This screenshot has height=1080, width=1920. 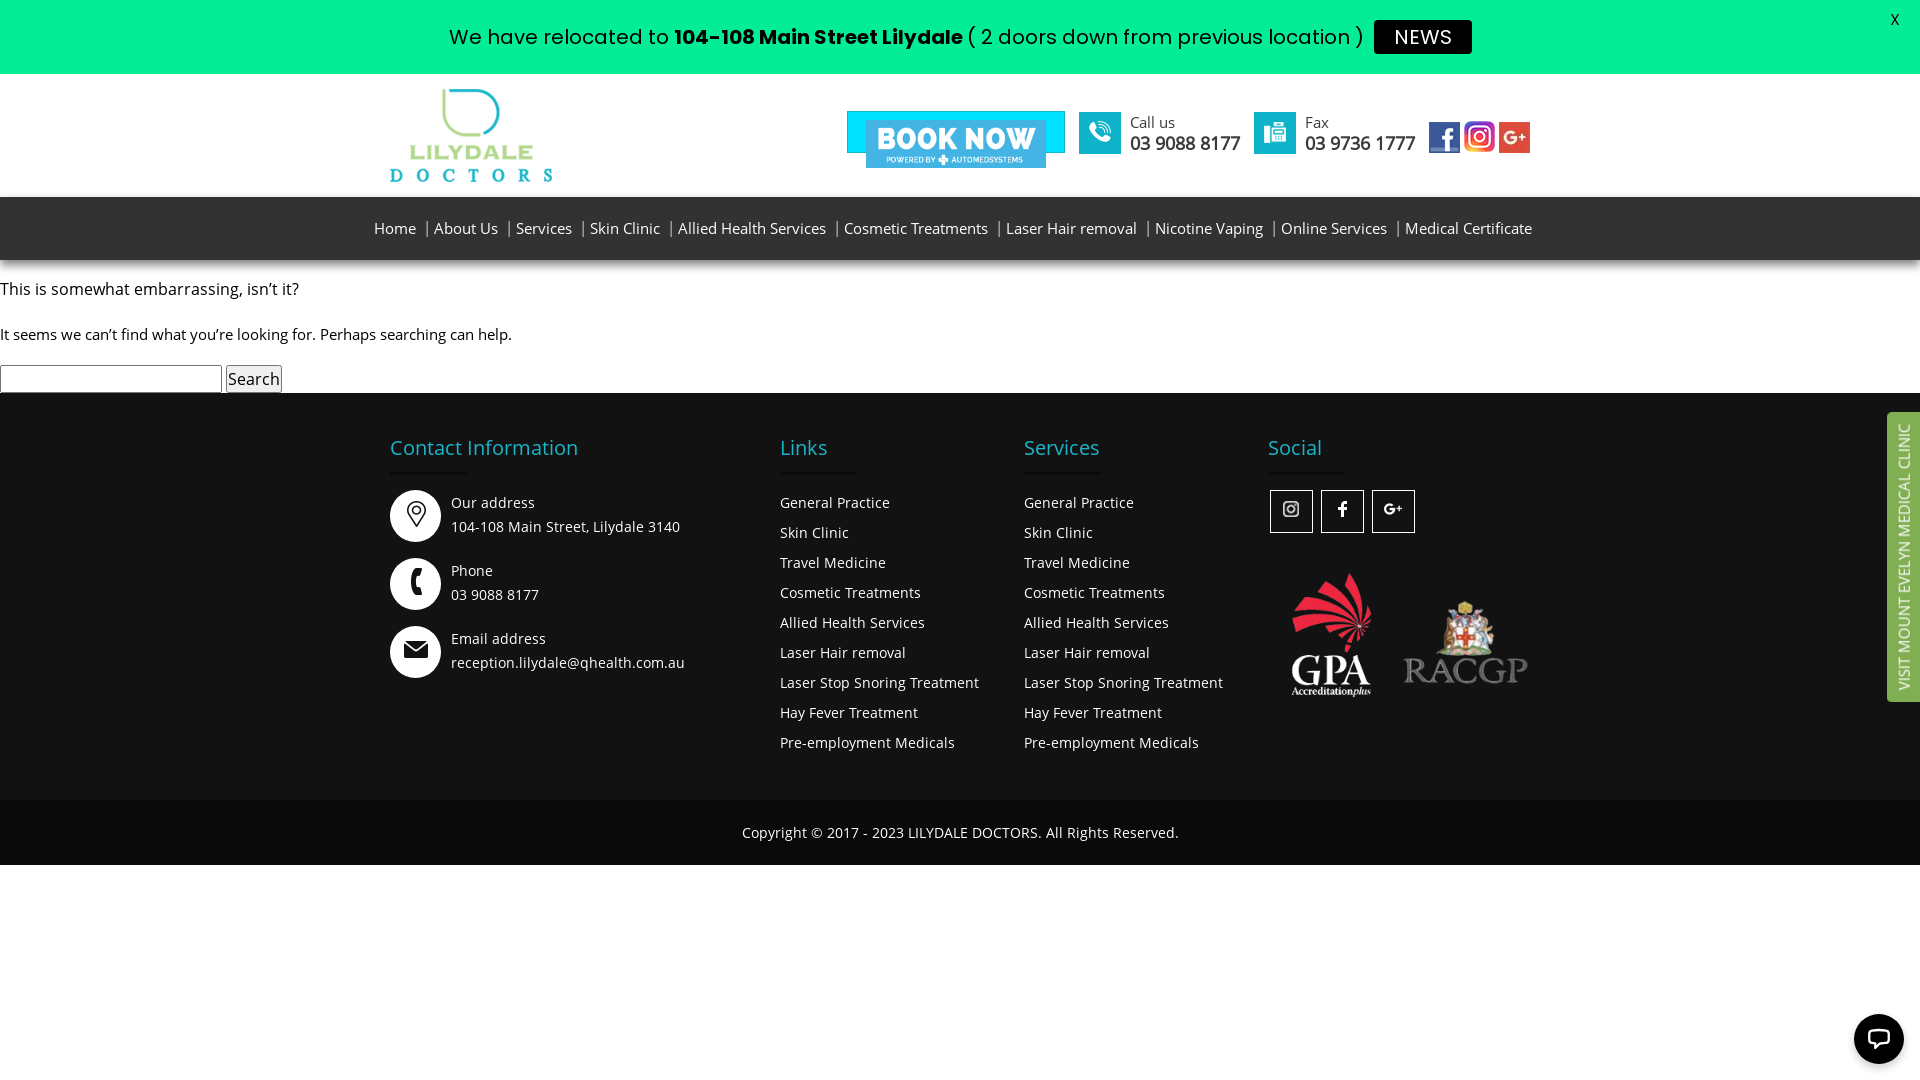 What do you see at coordinates (494, 582) in the screenshot?
I see `'Phone` at bounding box center [494, 582].